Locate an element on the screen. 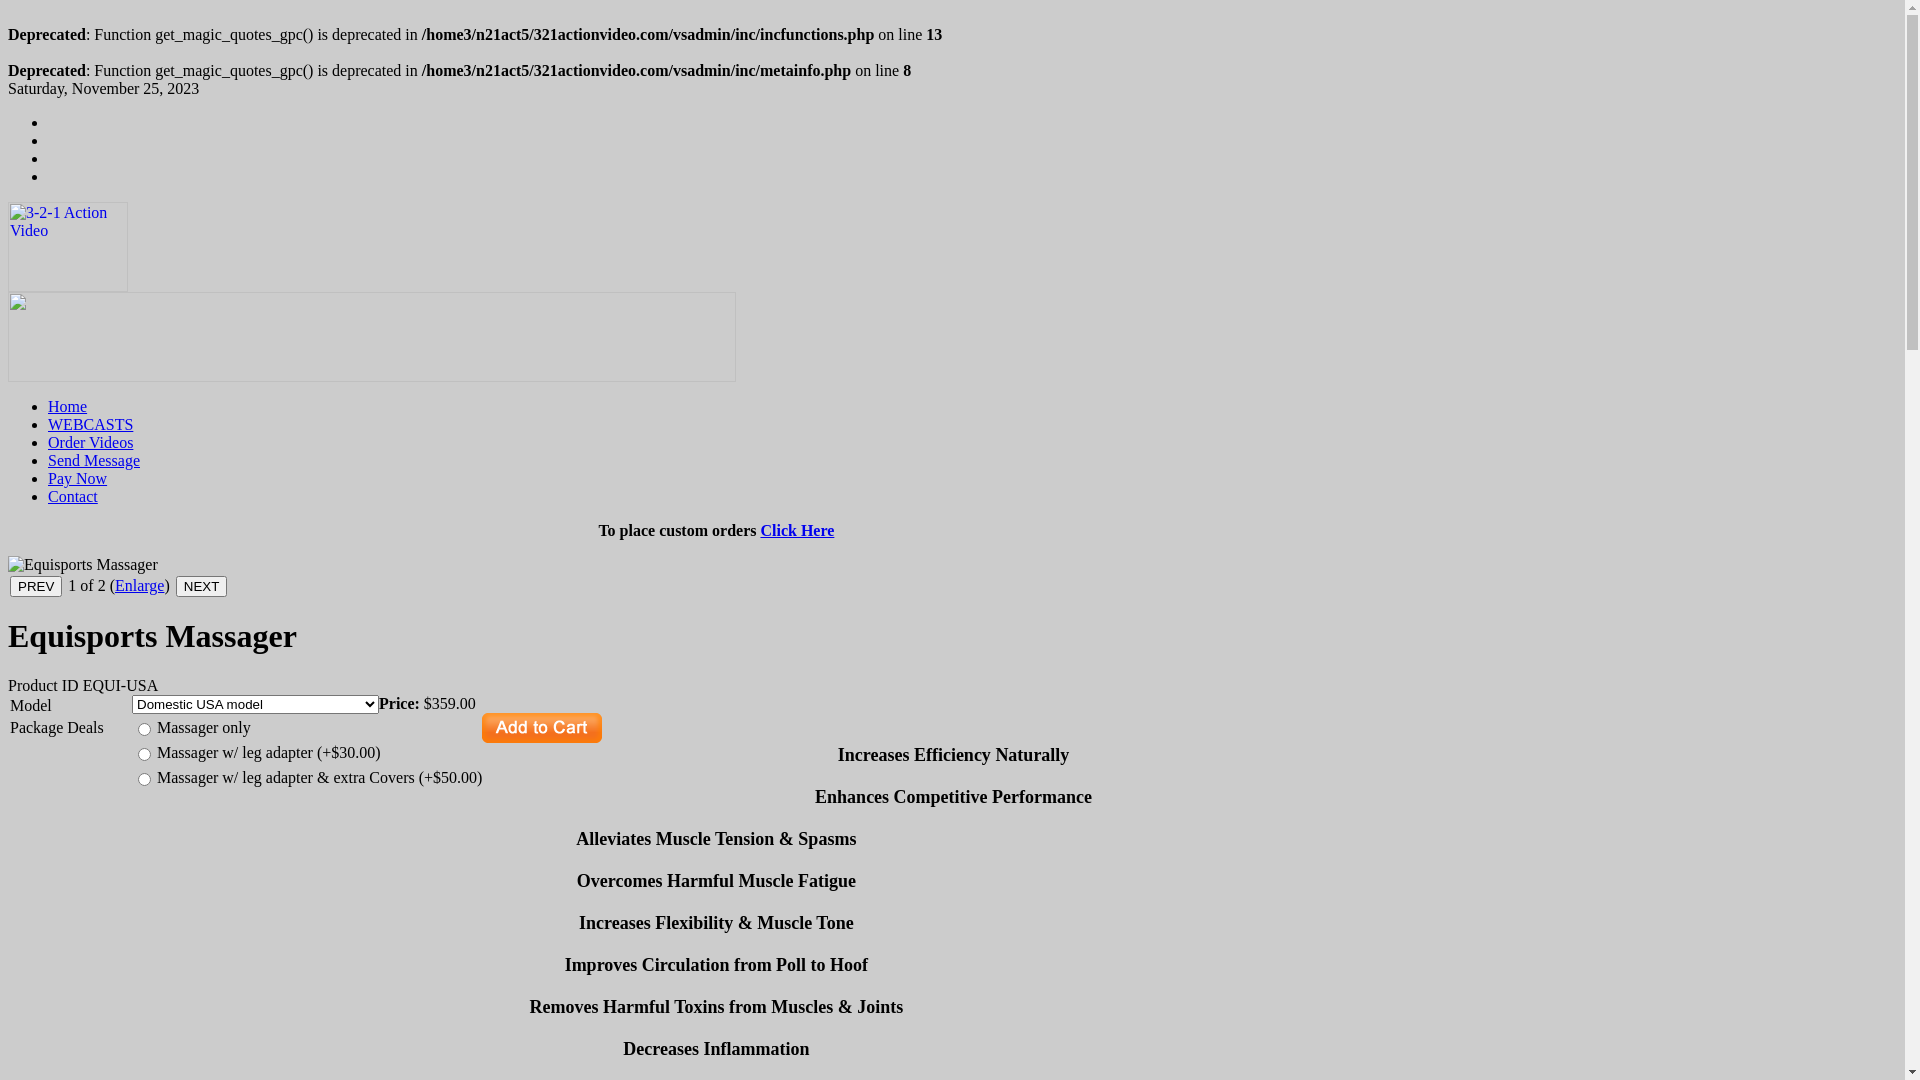 The width and height of the screenshot is (1920, 1080). 'Home' is located at coordinates (67, 405).